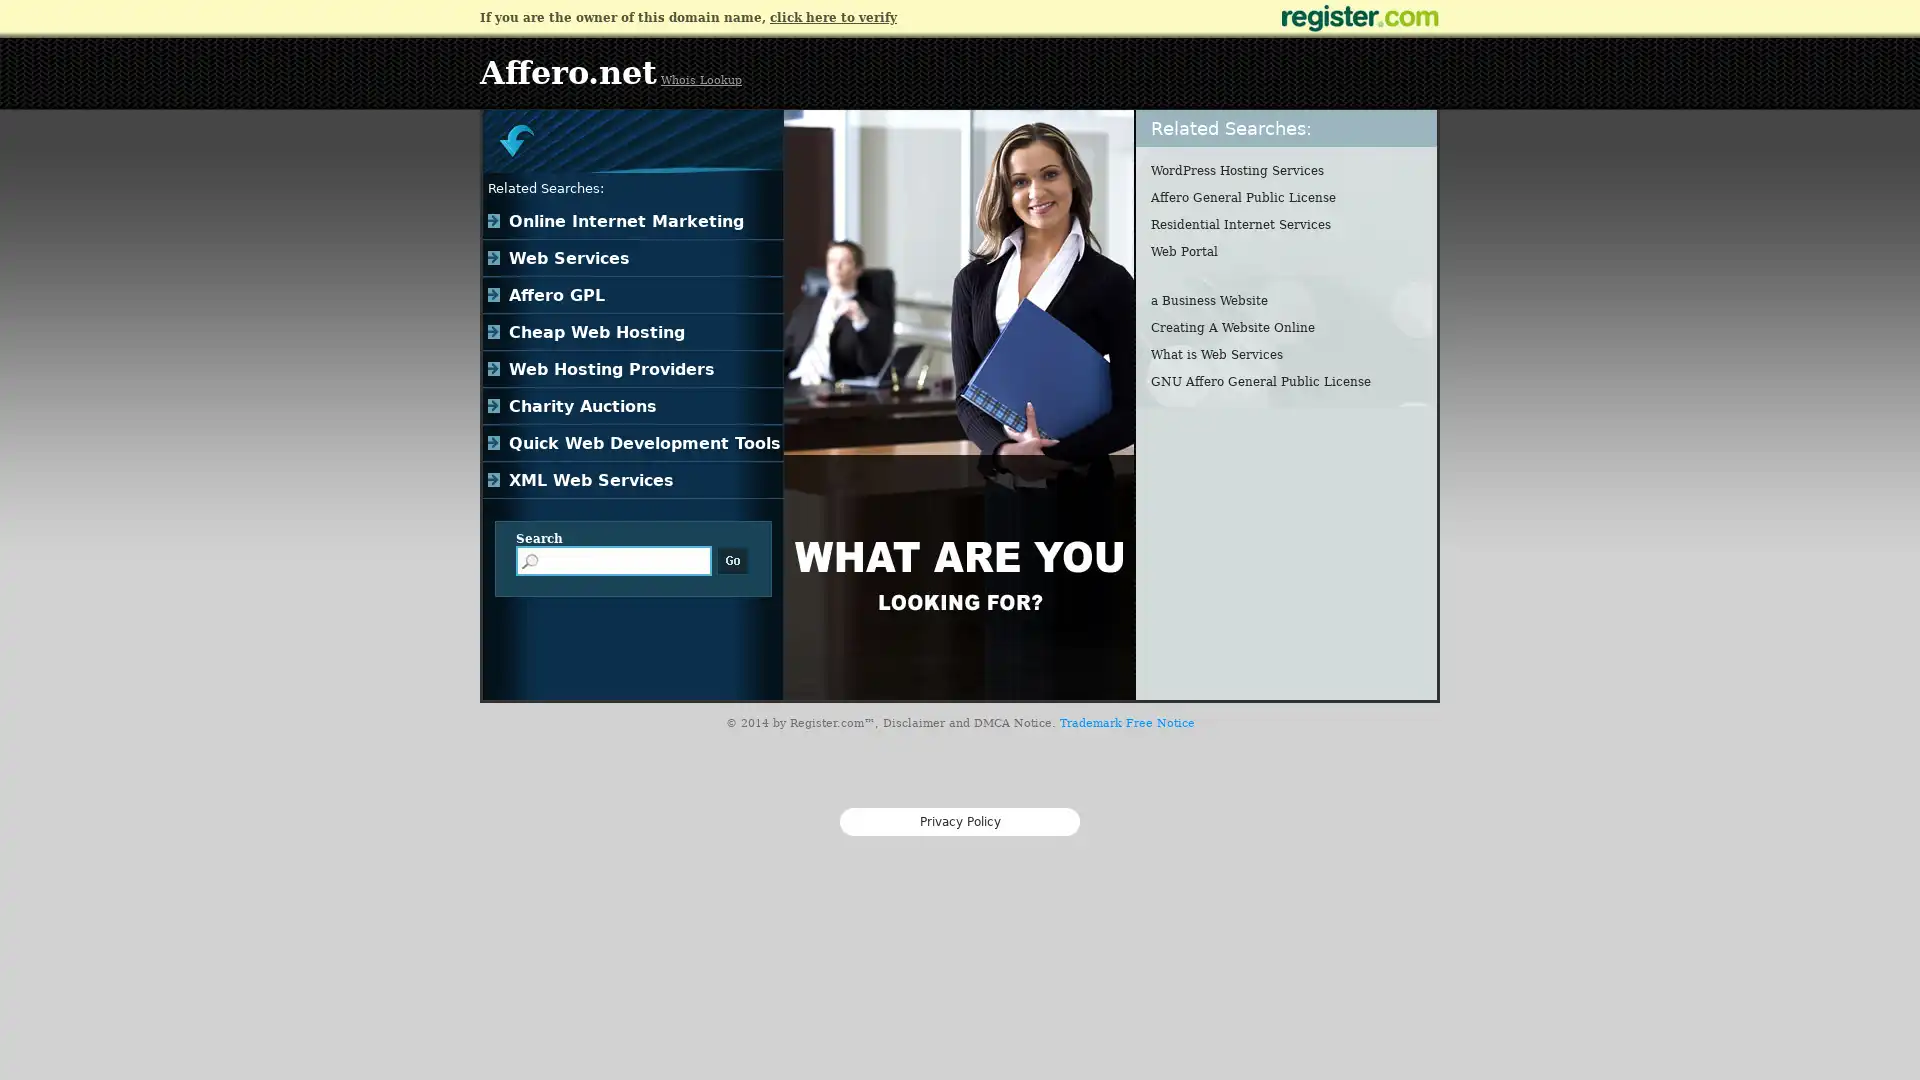  Describe the element at coordinates (732, 560) in the screenshot. I see `Go` at that location.